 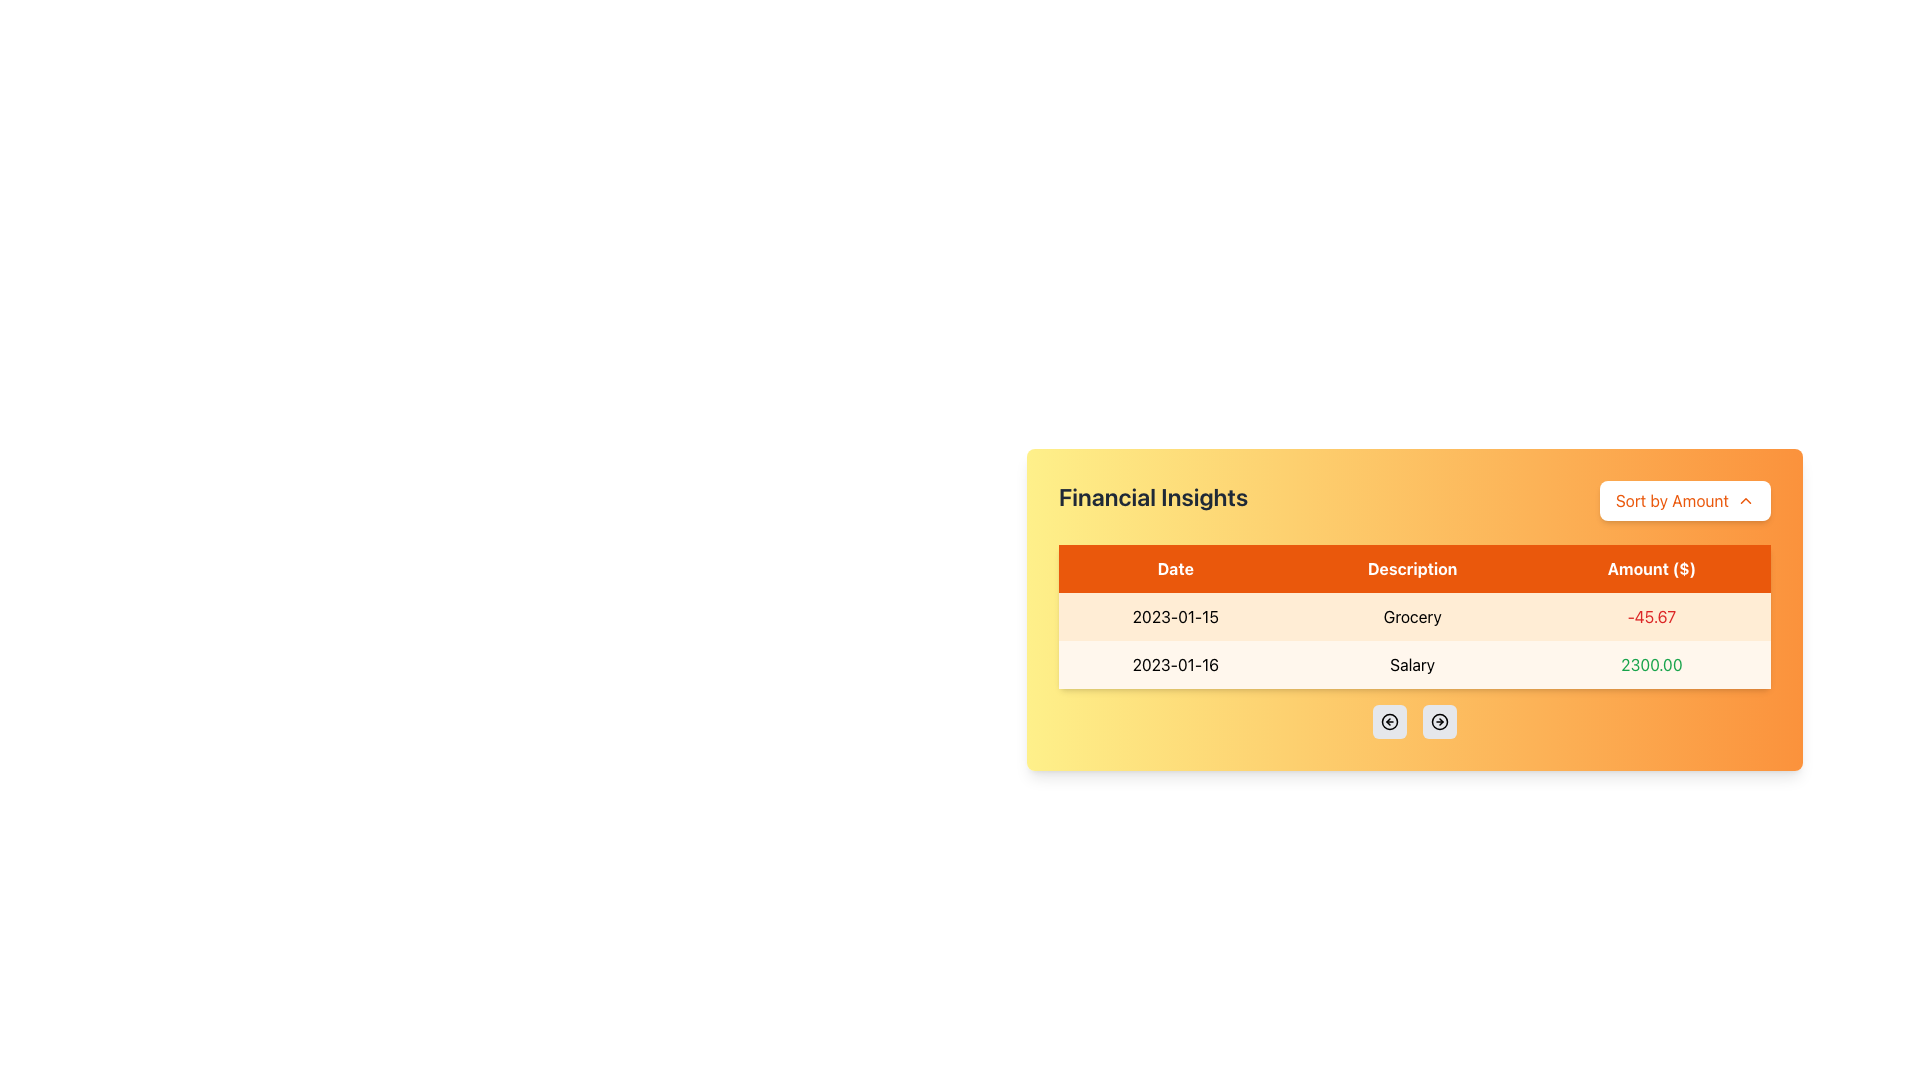 I want to click on text content from the Text Display element located in the second column of the table under the 'Description' header, which is horizontally centered between the adjacent cells containing '2023-01-15' and '-45.67', so click(x=1411, y=616).